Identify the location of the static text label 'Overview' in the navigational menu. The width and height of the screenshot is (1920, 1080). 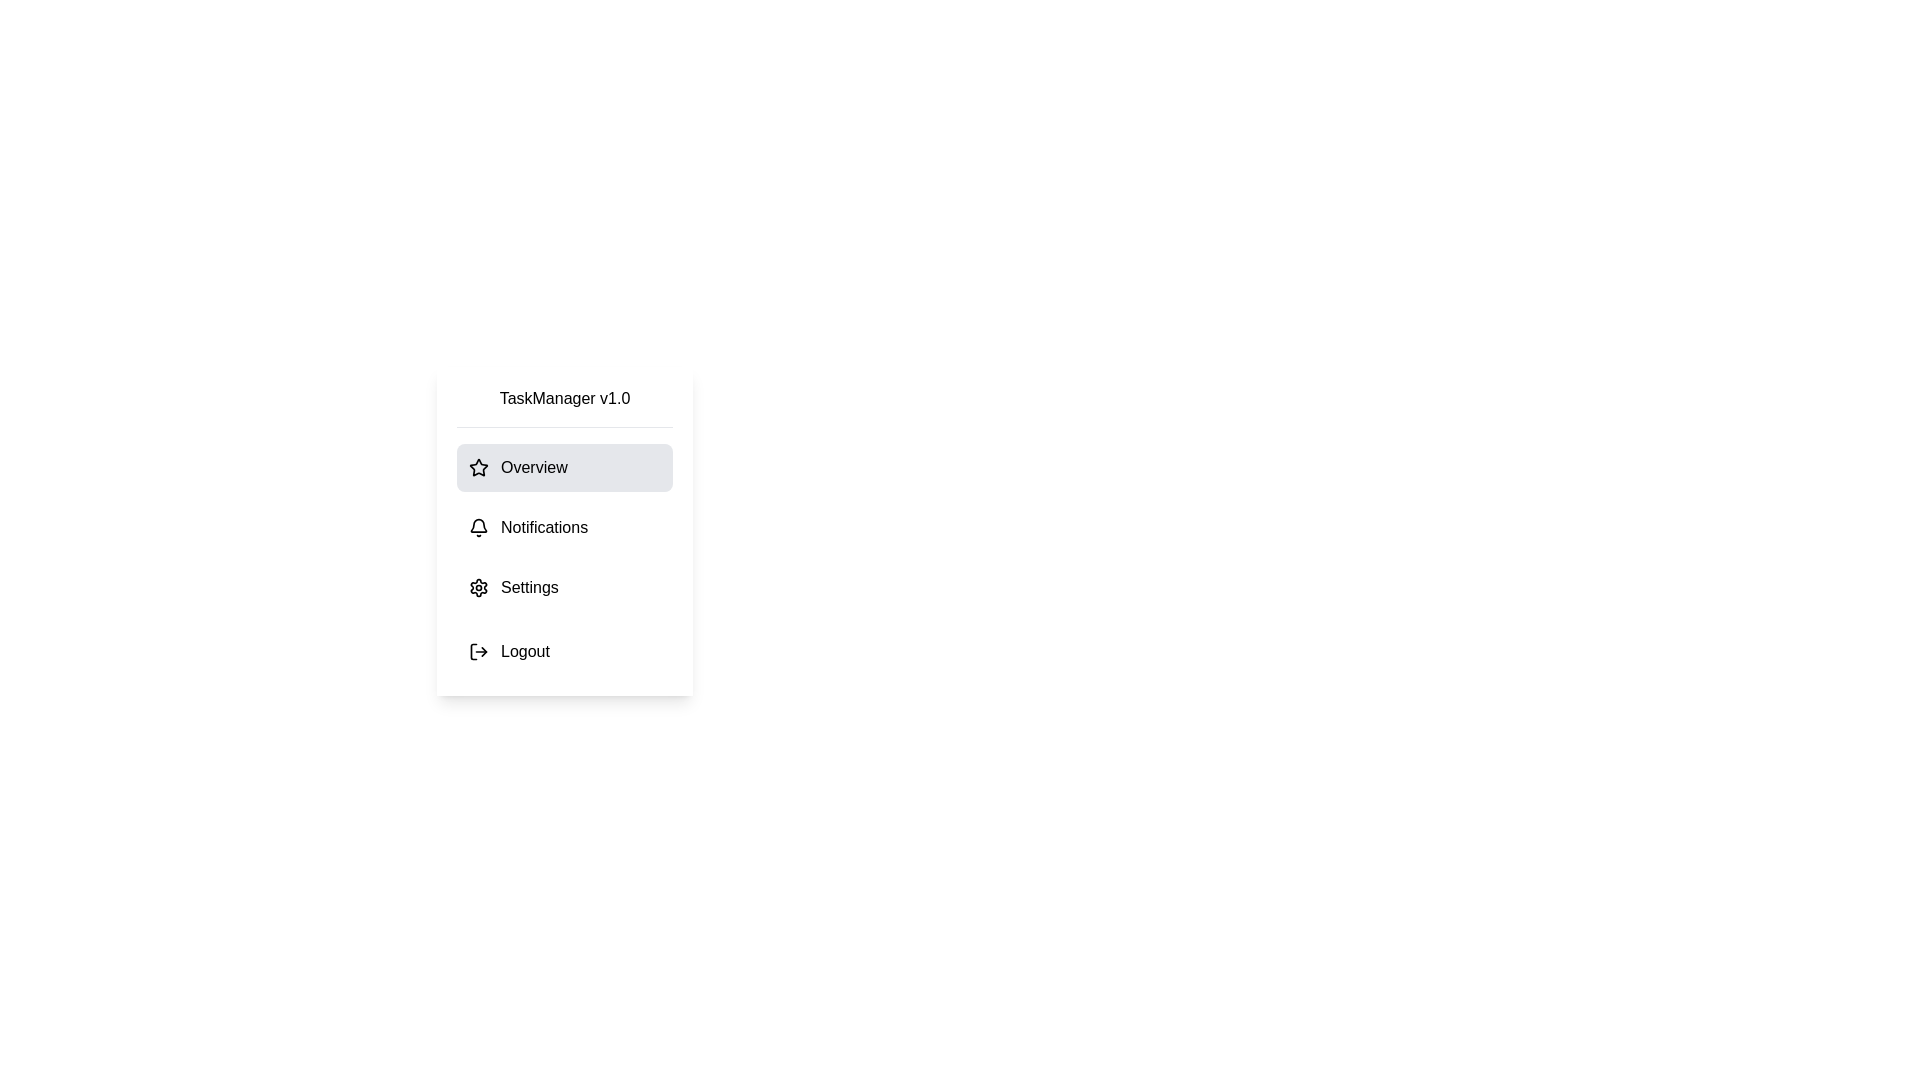
(534, 467).